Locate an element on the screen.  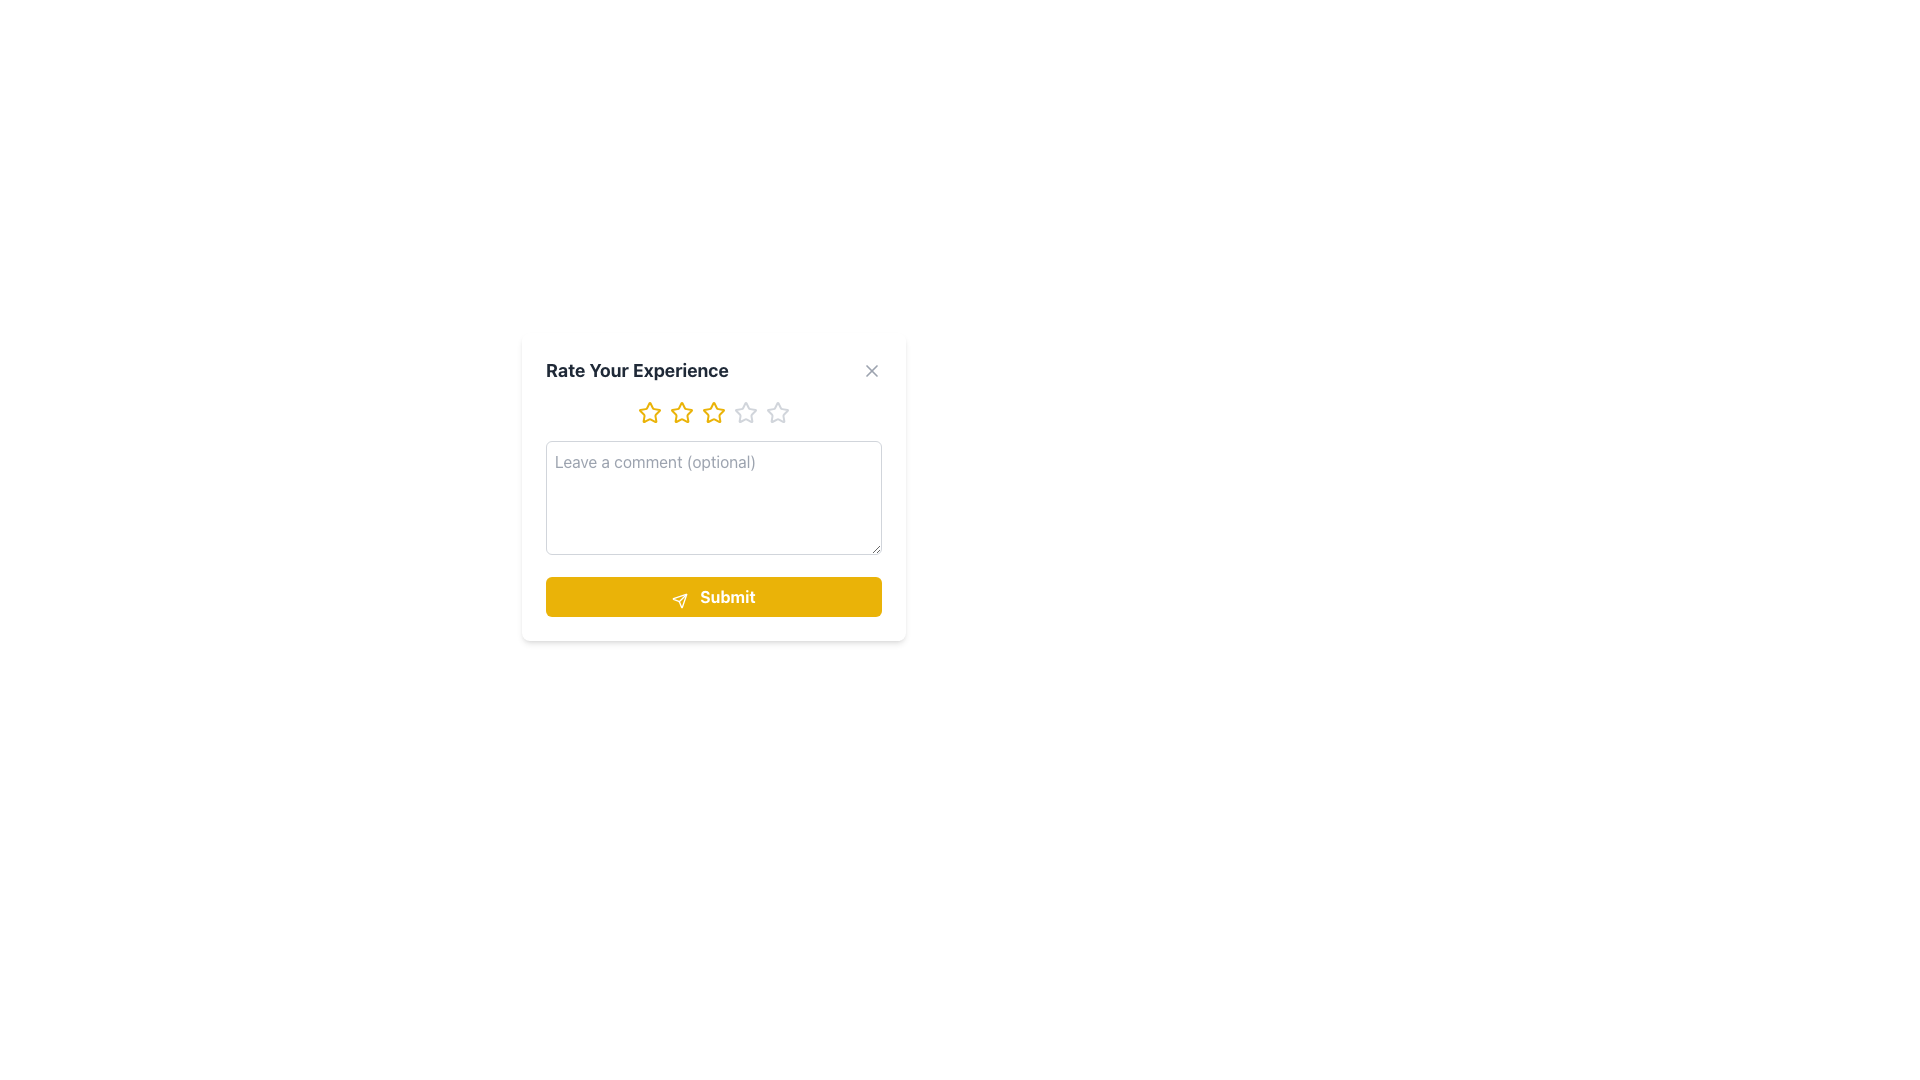
the fifth star-shaped icon button with a yellow border in the 'Rate Your Experience' component is located at coordinates (714, 411).